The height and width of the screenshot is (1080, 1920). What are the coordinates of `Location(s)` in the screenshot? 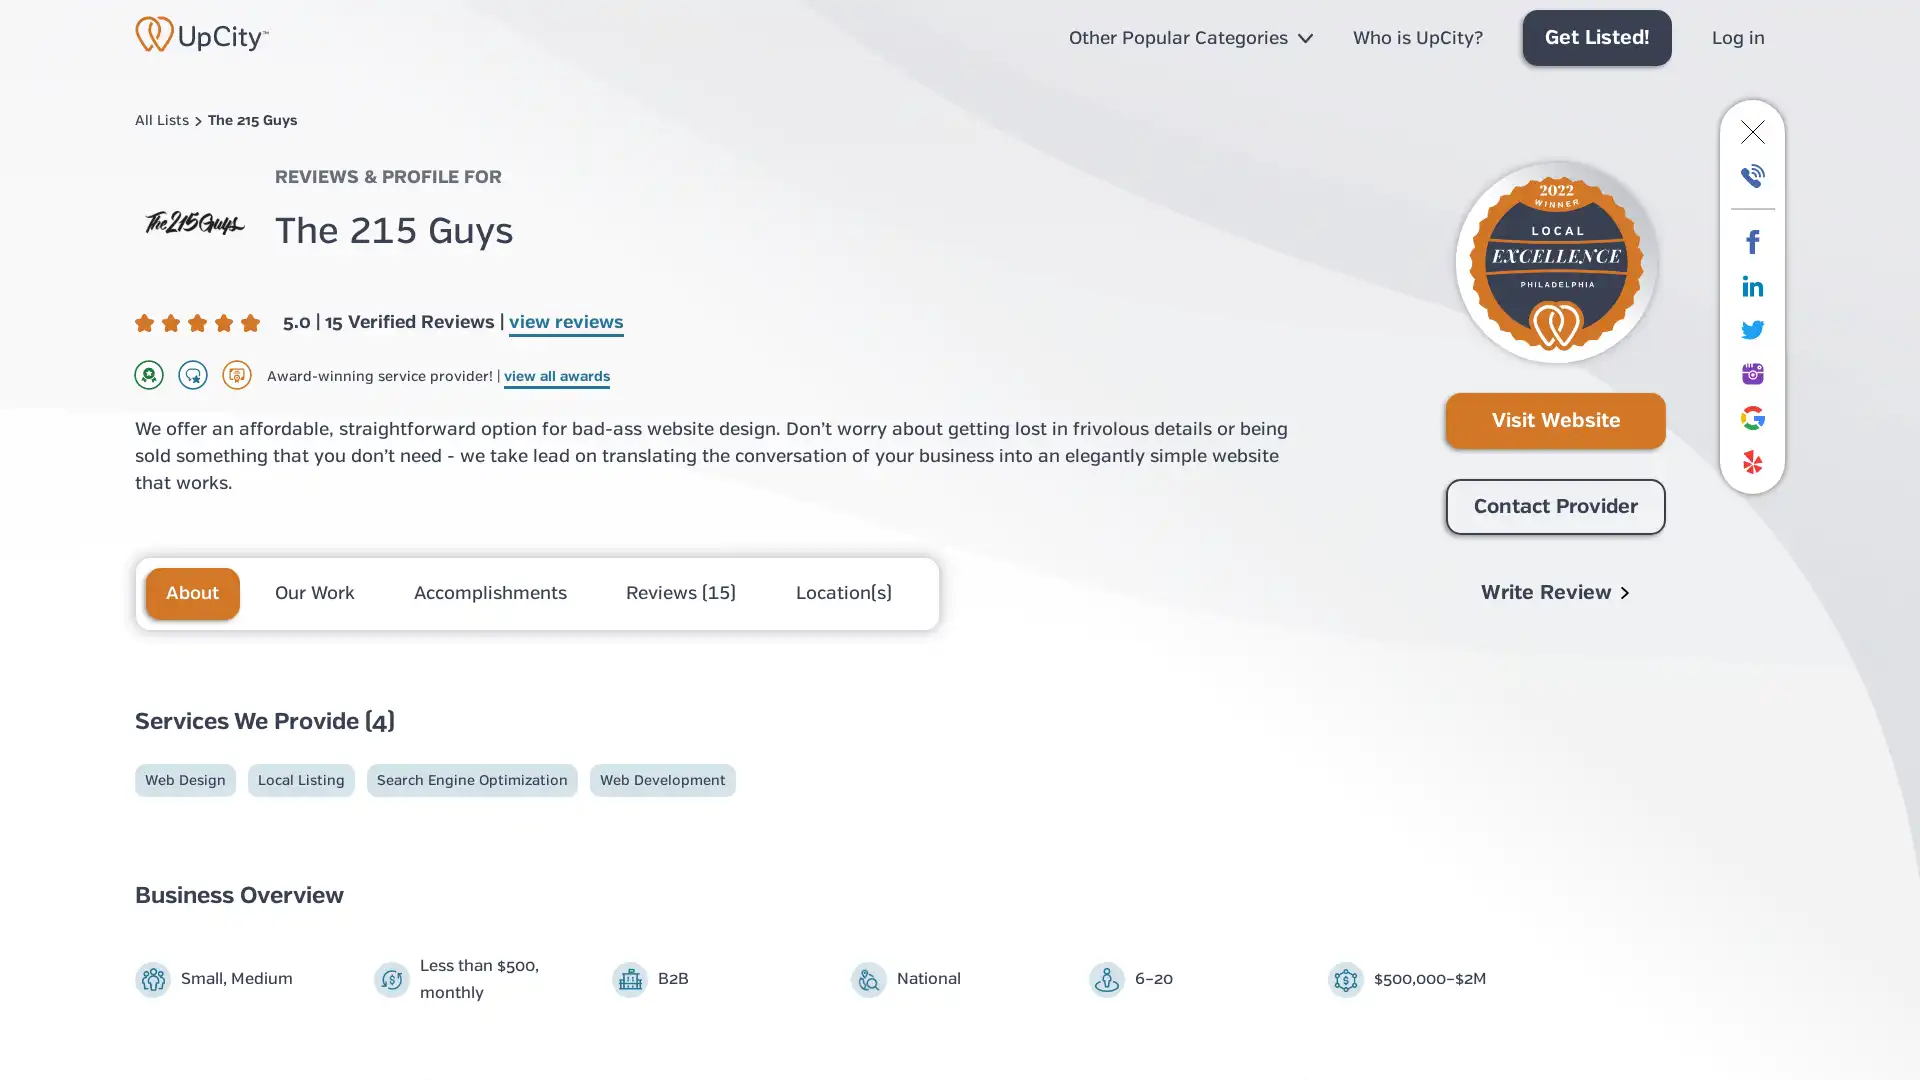 It's located at (844, 592).